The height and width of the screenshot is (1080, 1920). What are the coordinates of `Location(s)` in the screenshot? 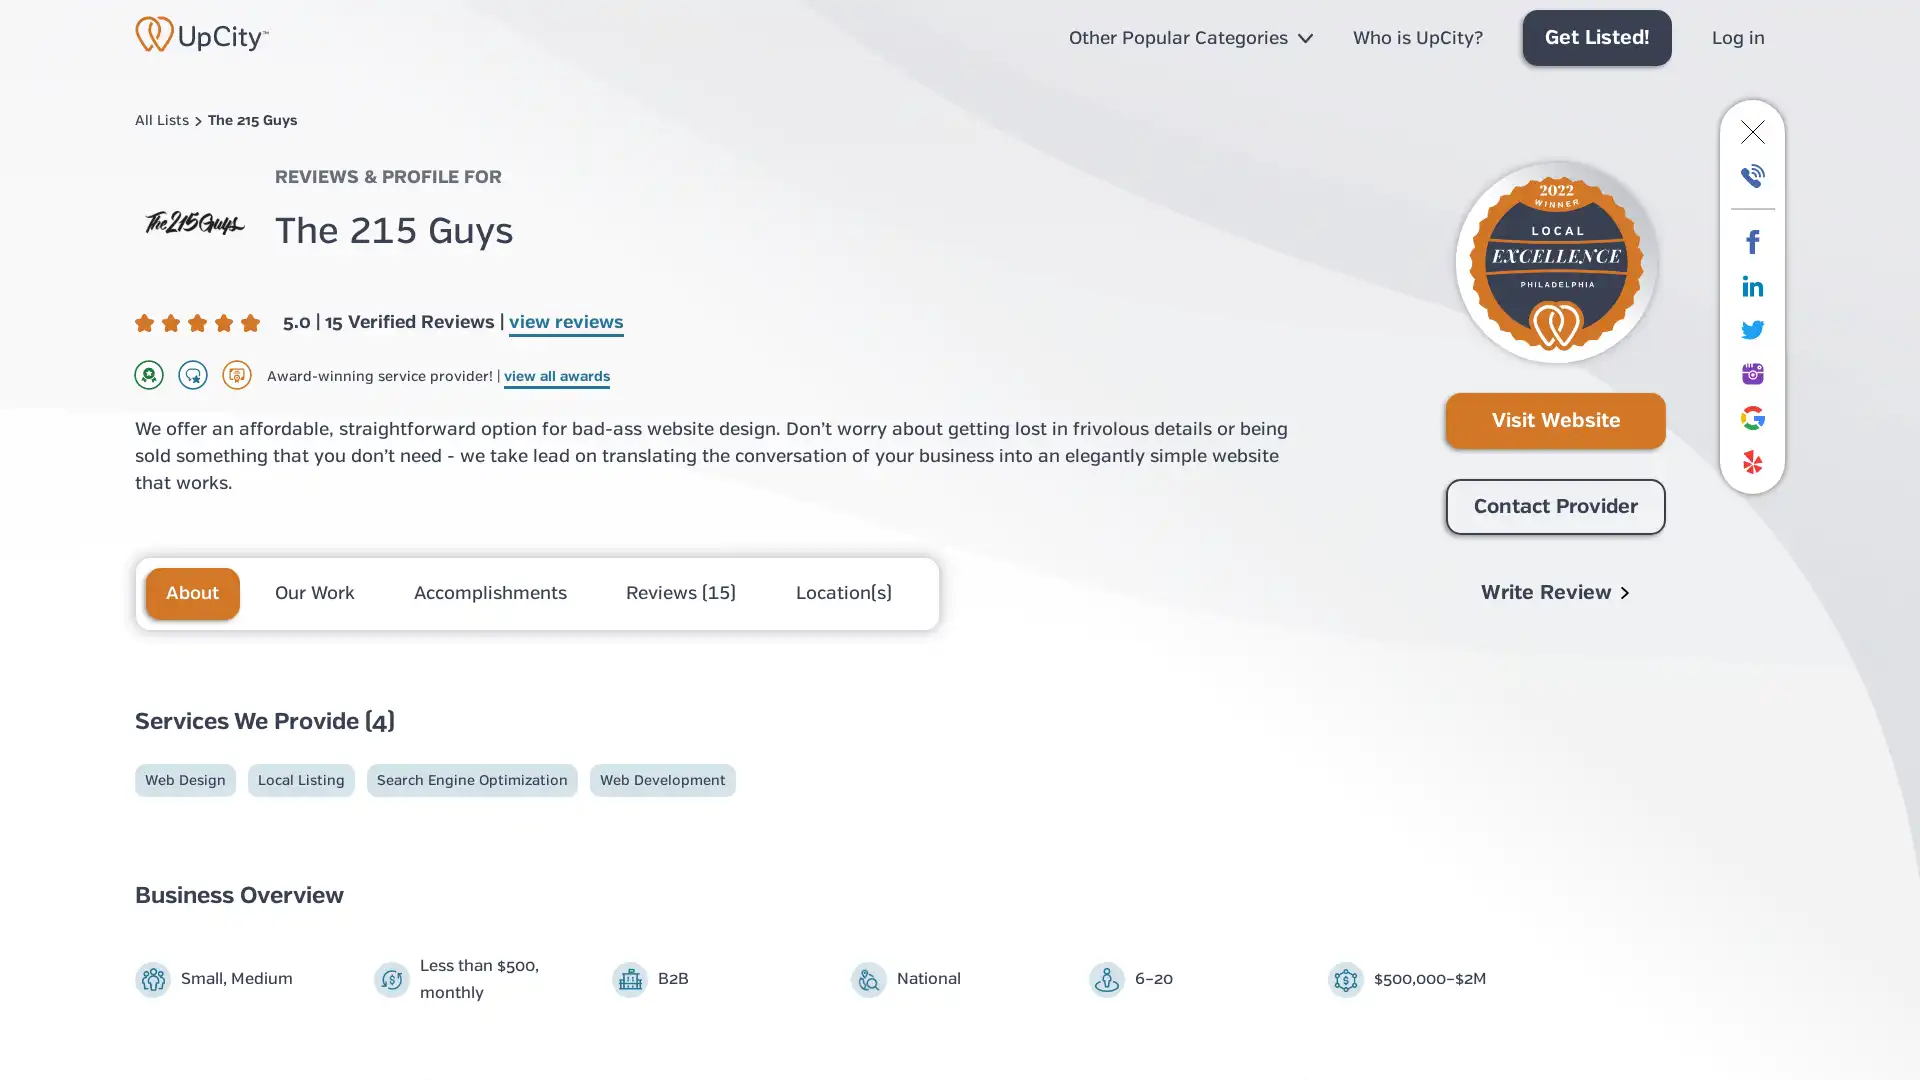 It's located at (844, 592).